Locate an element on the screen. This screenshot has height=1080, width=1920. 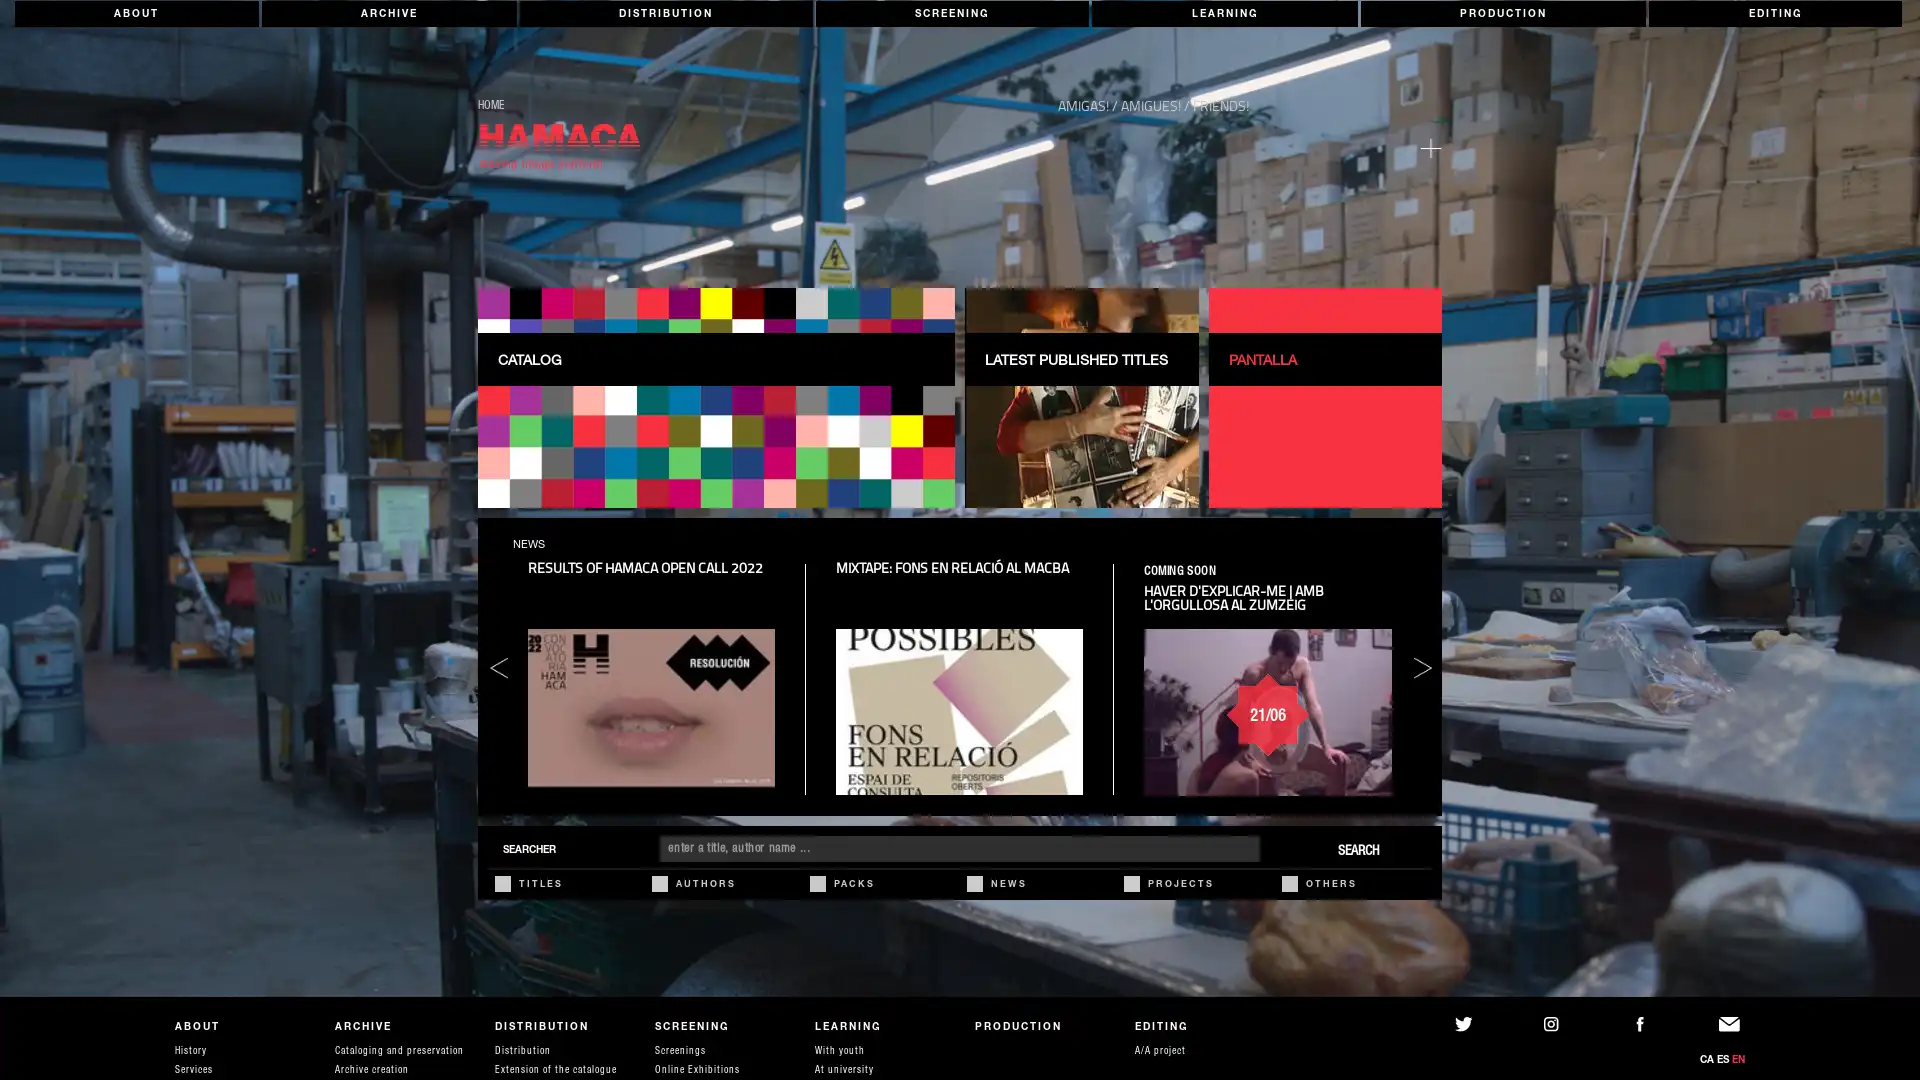
CATALOG is located at coordinates (716, 397).